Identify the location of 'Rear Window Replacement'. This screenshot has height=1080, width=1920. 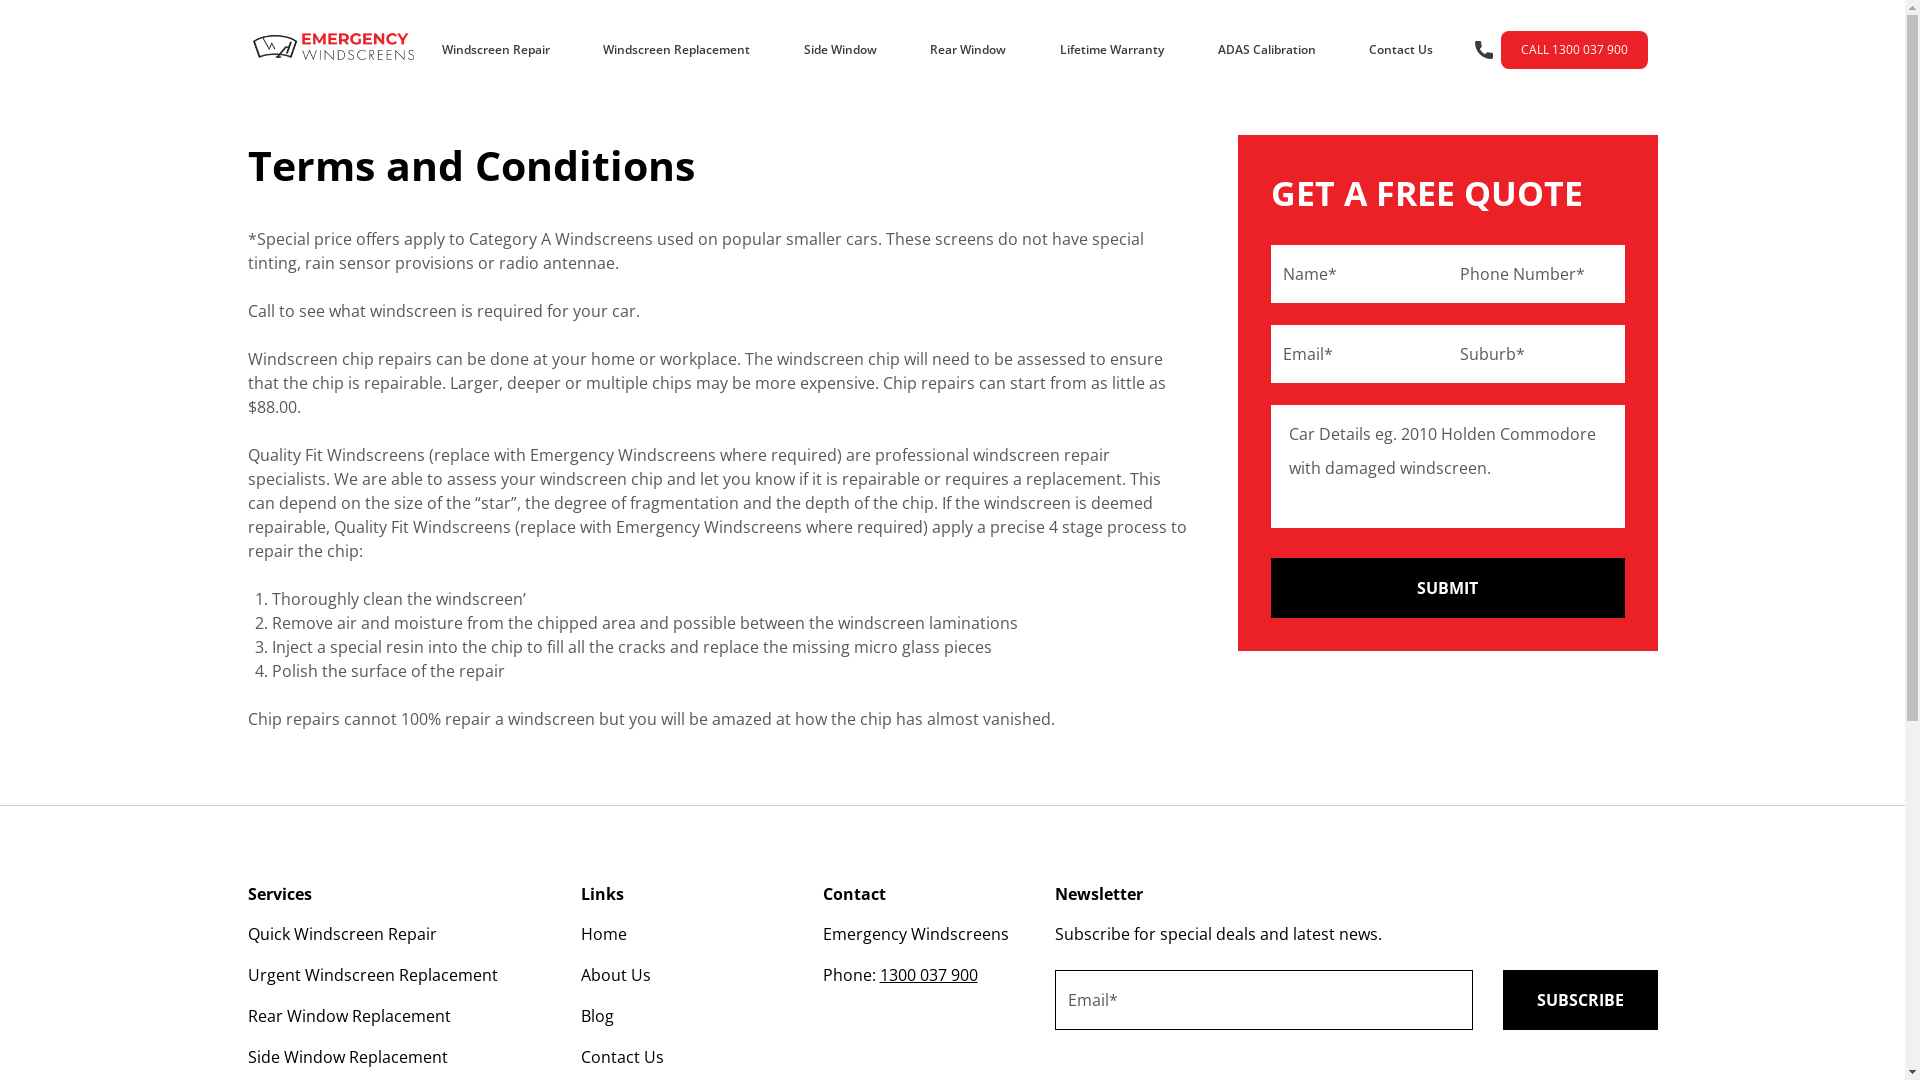
(349, 1016).